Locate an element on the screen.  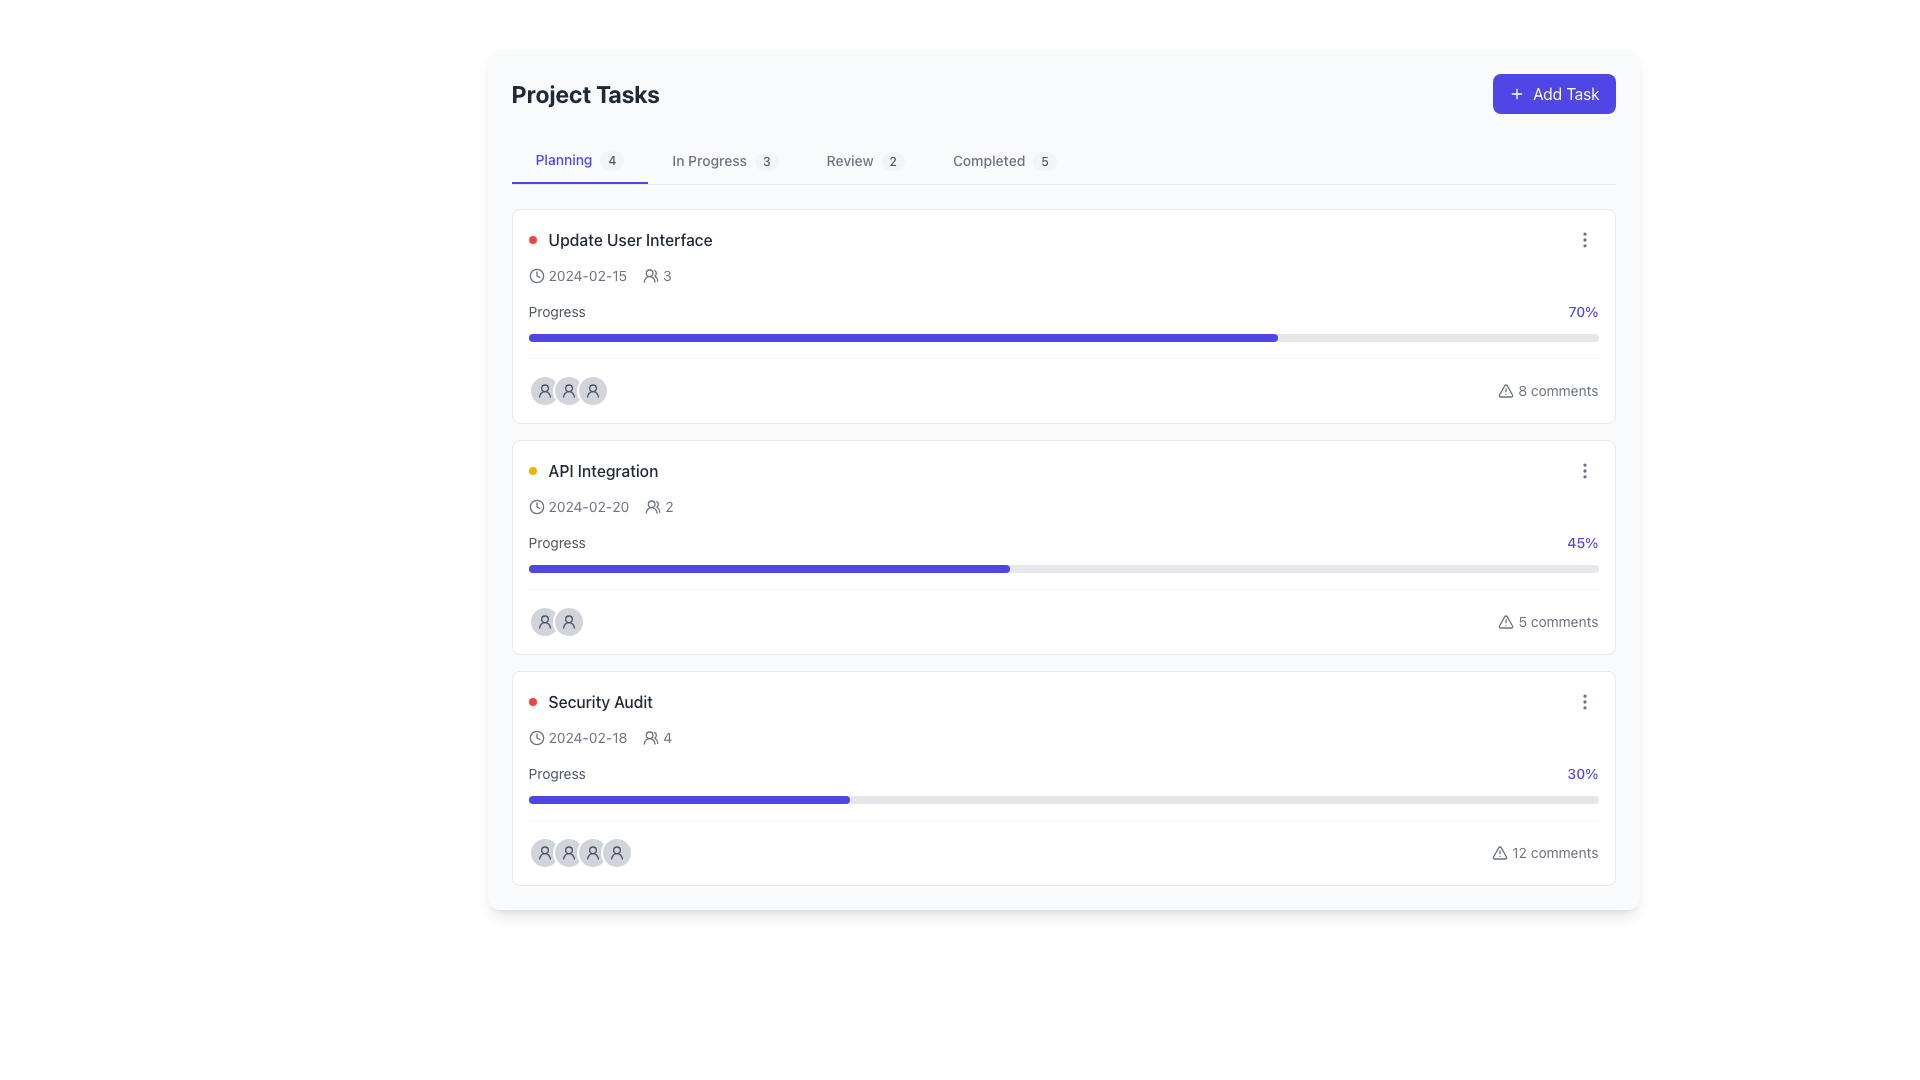
the Progress bar fill segment indicating 45% completion of the 'API Integration' task within the Progress section is located at coordinates (768, 569).